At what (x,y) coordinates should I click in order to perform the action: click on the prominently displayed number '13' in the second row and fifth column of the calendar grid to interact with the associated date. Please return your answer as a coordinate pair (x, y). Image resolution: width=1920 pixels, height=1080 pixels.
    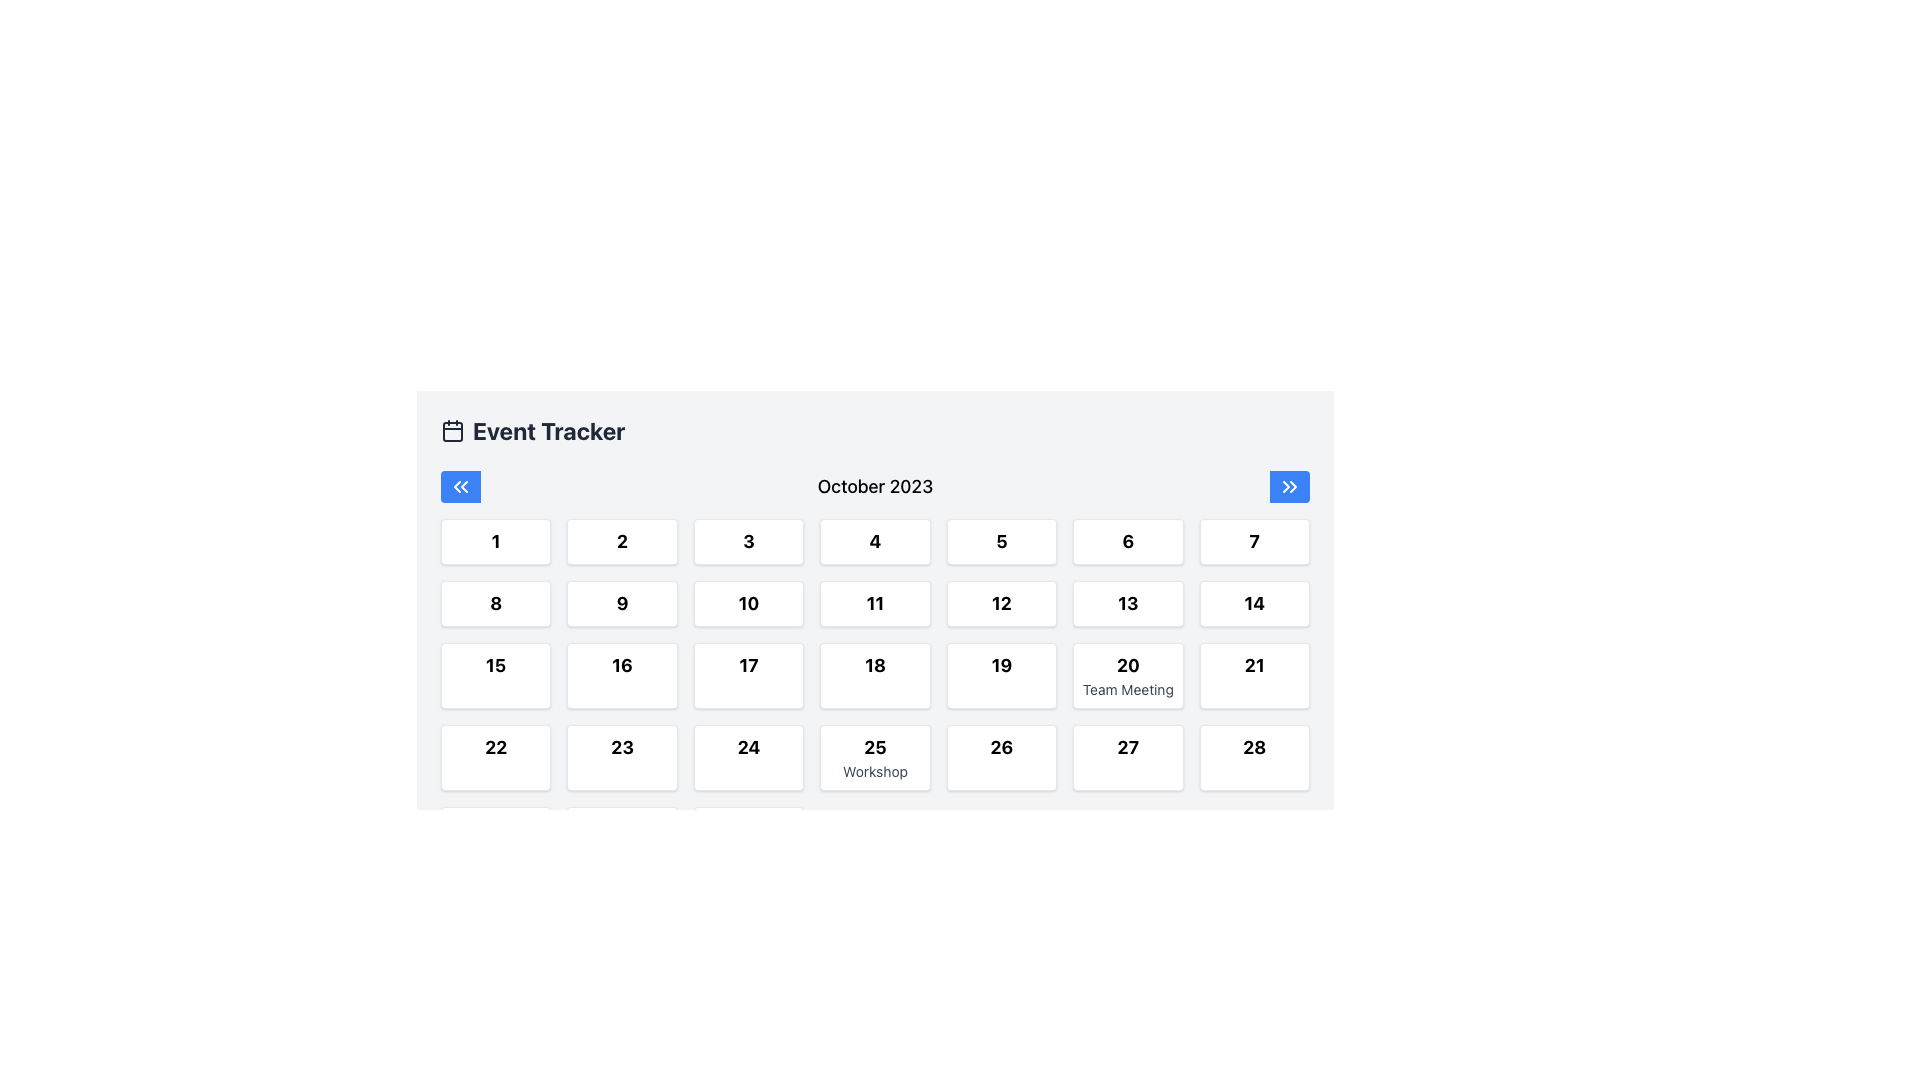
    Looking at the image, I should click on (1128, 603).